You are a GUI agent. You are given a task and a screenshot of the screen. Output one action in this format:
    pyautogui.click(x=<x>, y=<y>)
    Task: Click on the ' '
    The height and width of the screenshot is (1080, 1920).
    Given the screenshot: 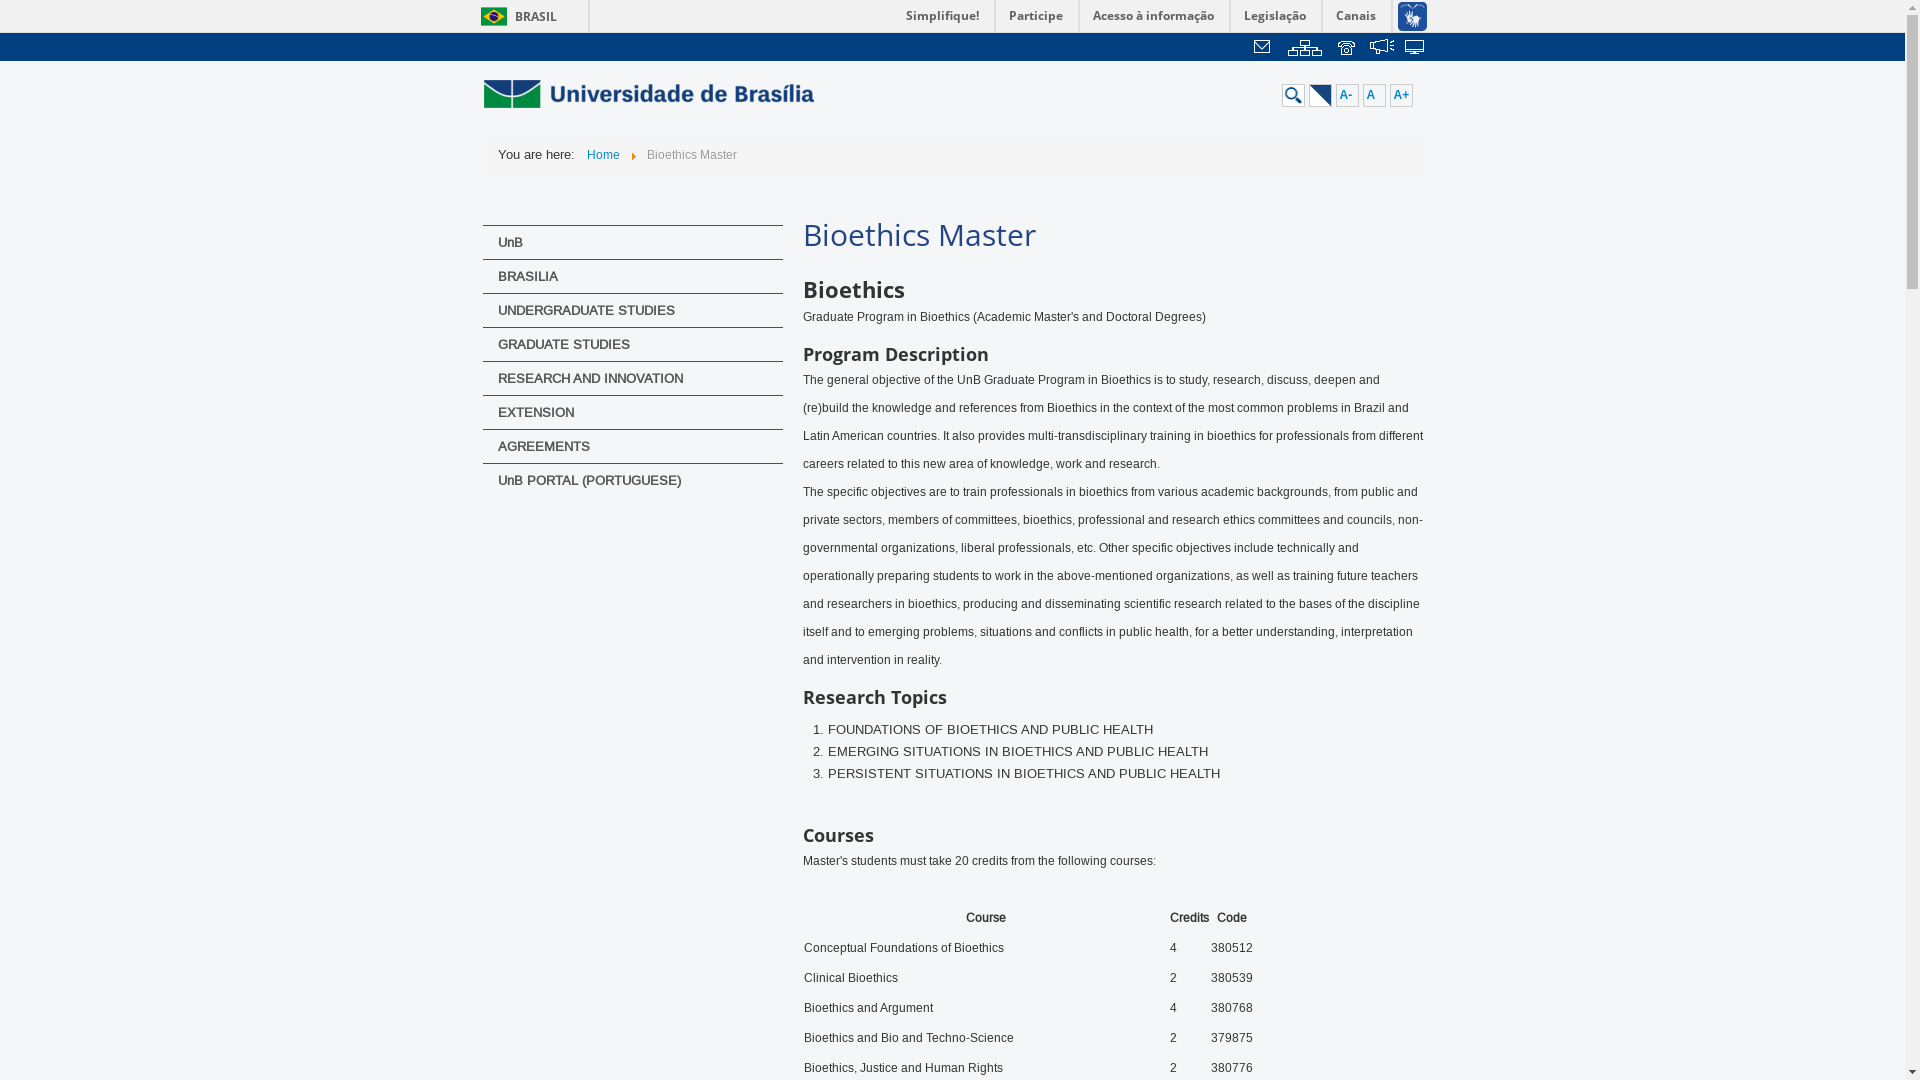 What is the action you would take?
    pyautogui.click(x=1348, y=48)
    